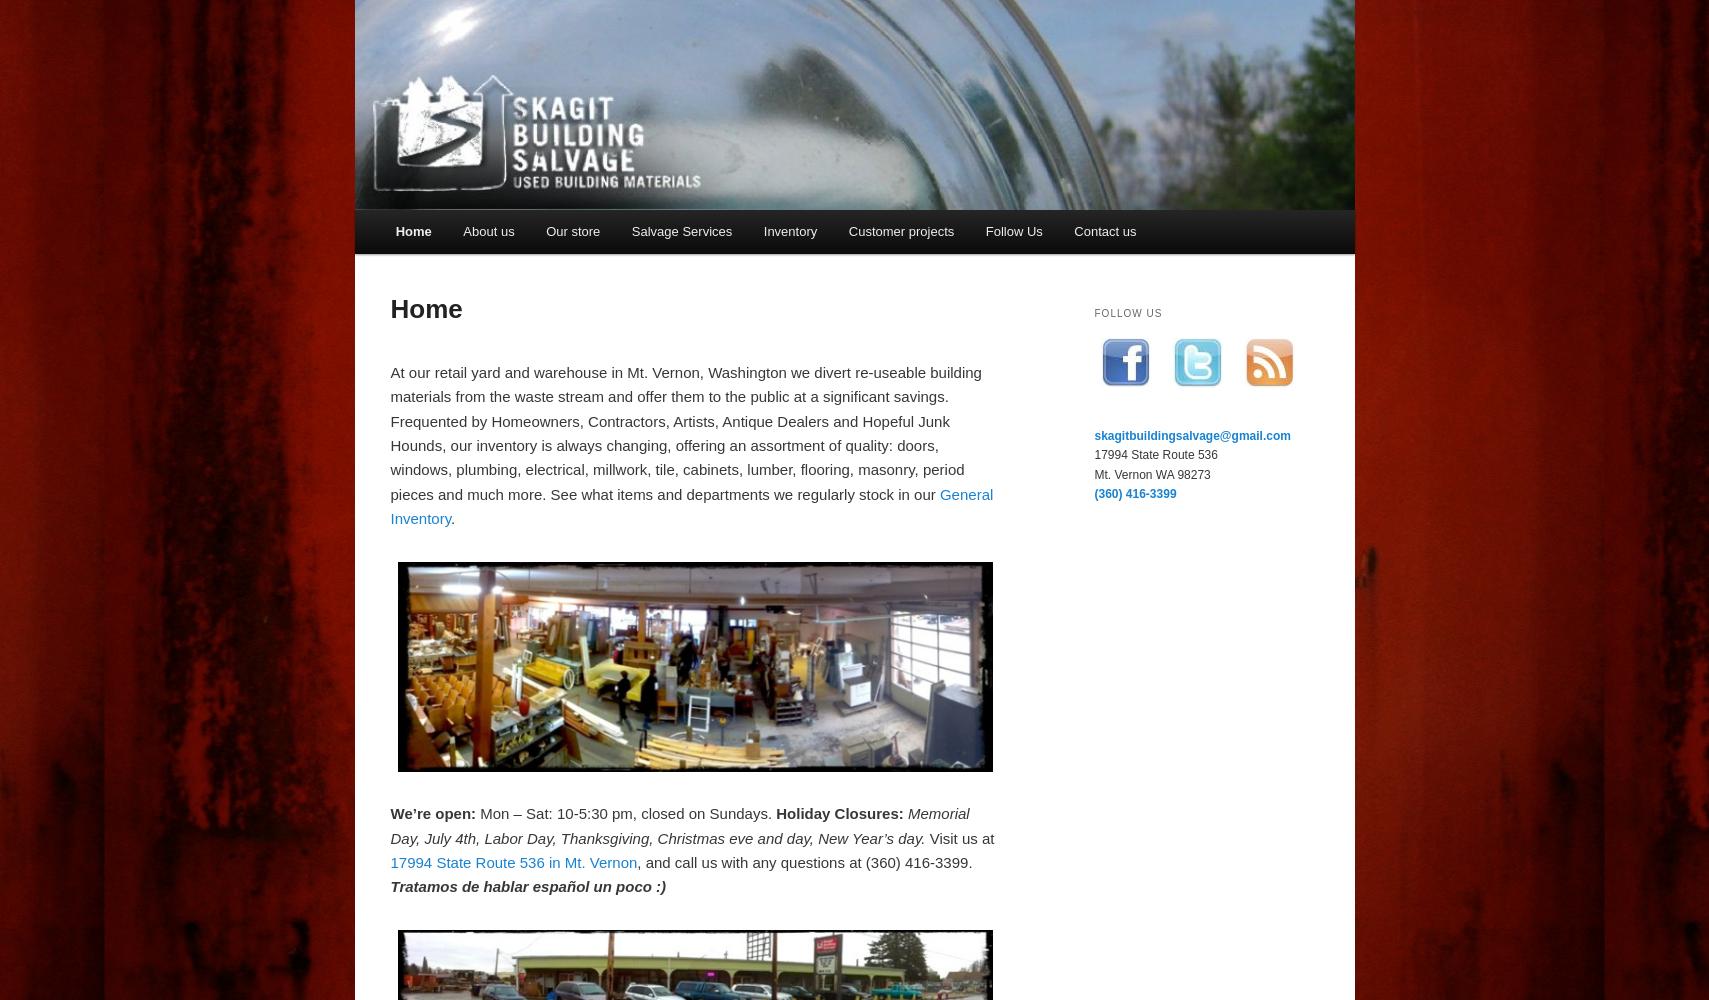  I want to click on ', and call us with any questions at (360) 416-3399.', so click(803, 861).